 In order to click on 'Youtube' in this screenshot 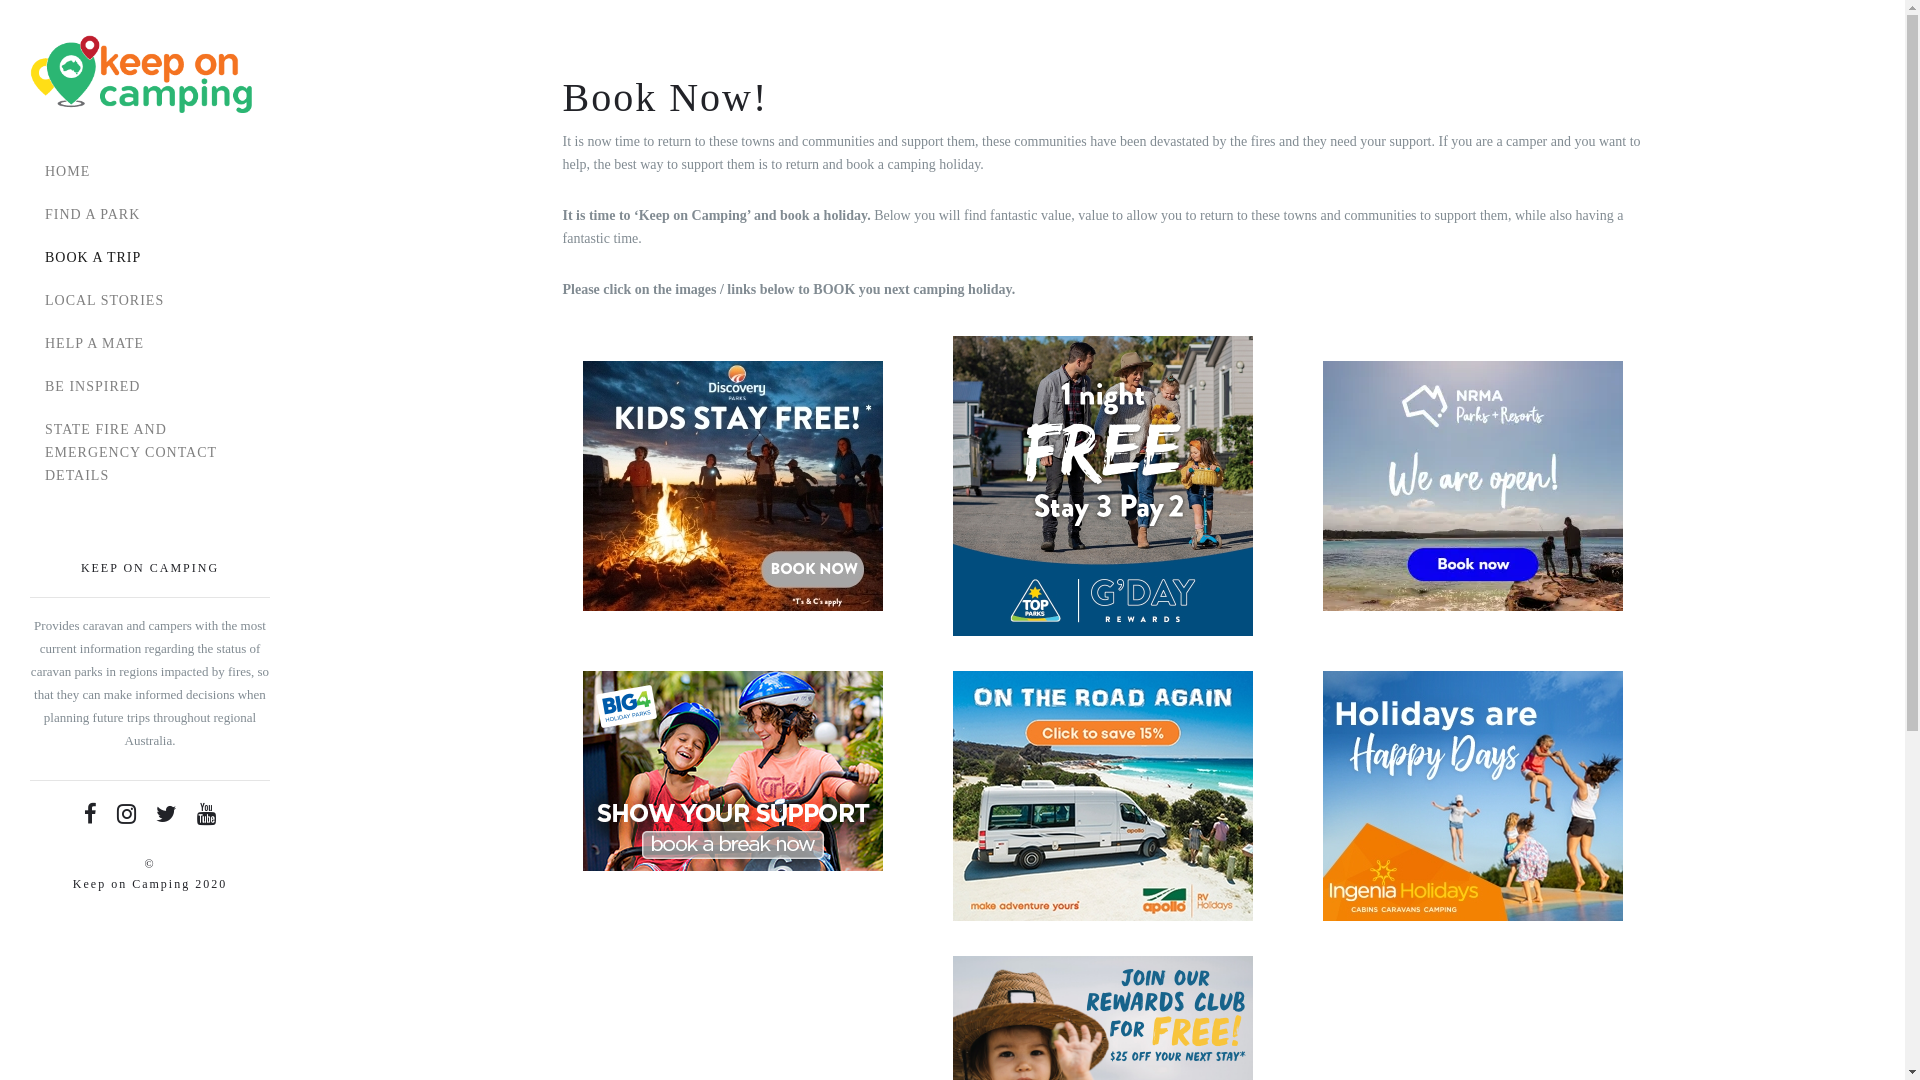, I will do `click(206, 814)`.